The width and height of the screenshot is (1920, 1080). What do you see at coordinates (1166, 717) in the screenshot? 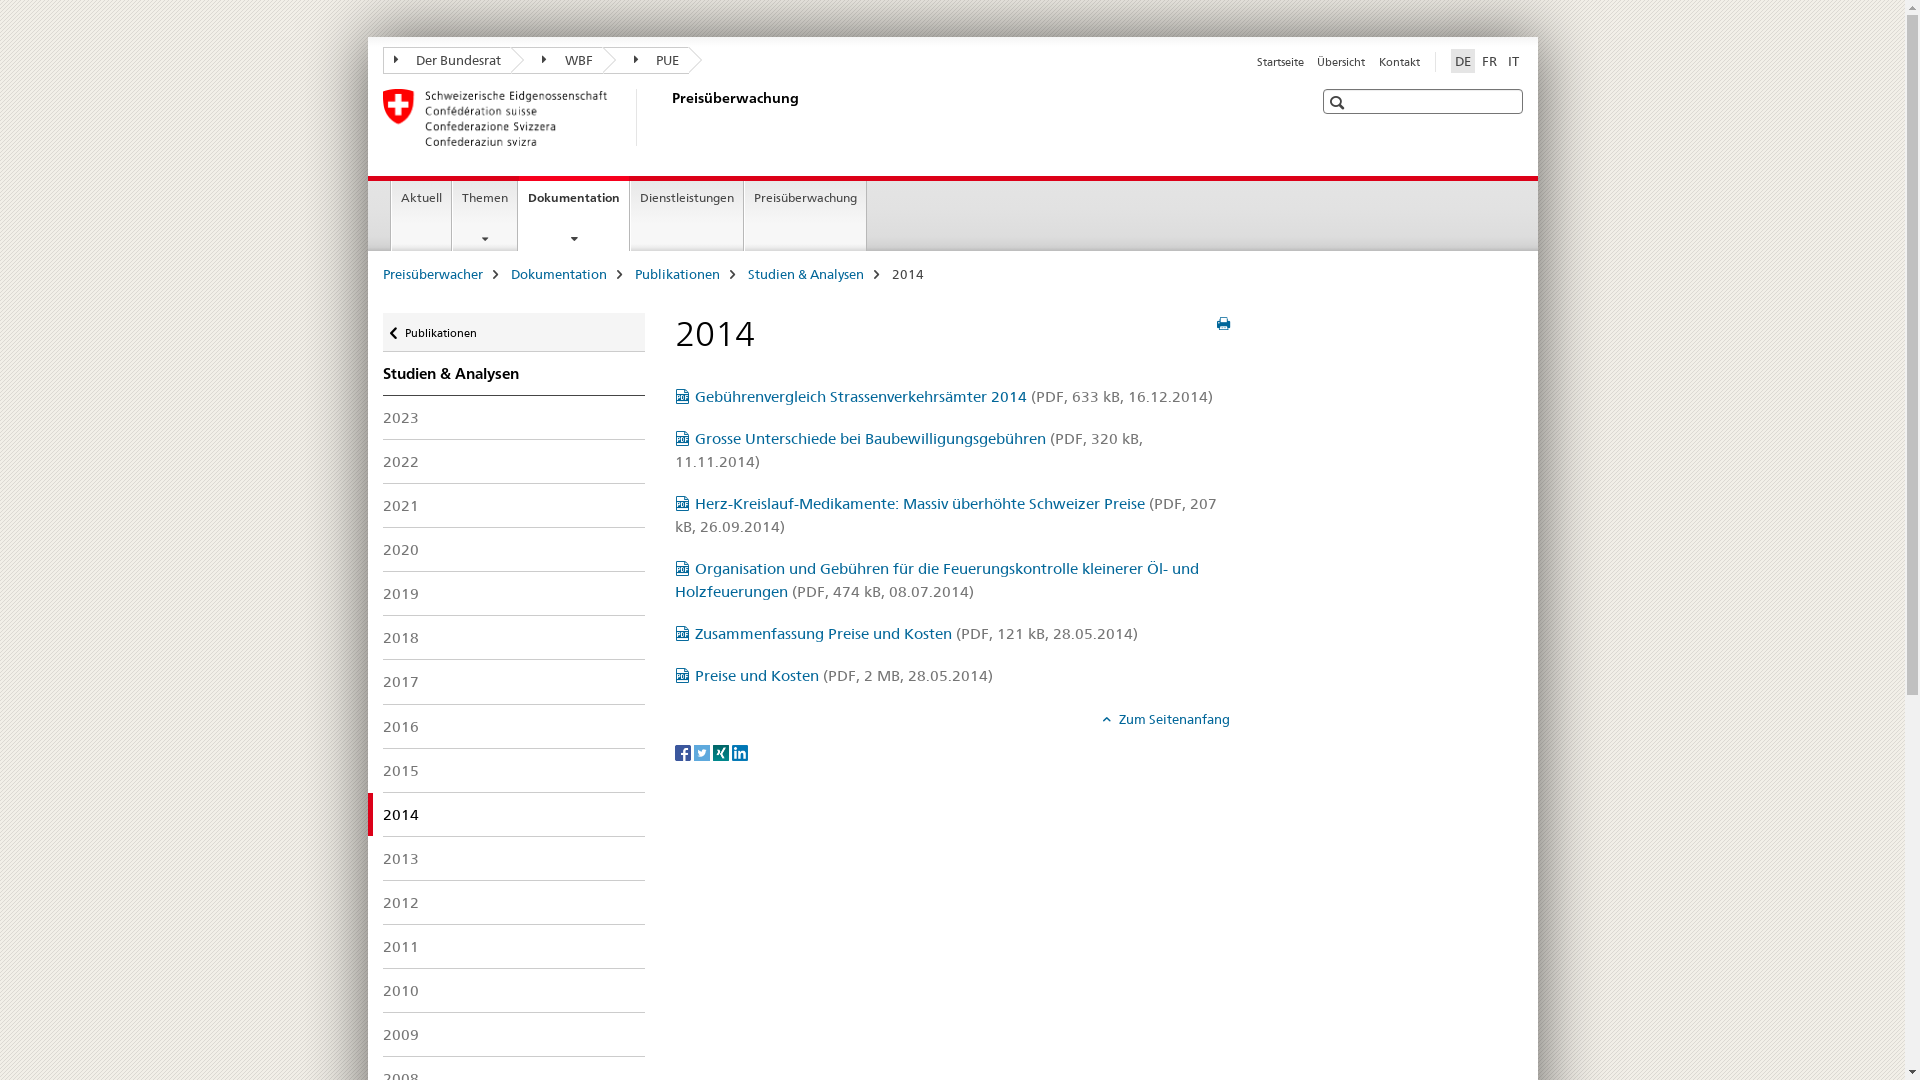
I see `'Zum Seitenanfang'` at bounding box center [1166, 717].